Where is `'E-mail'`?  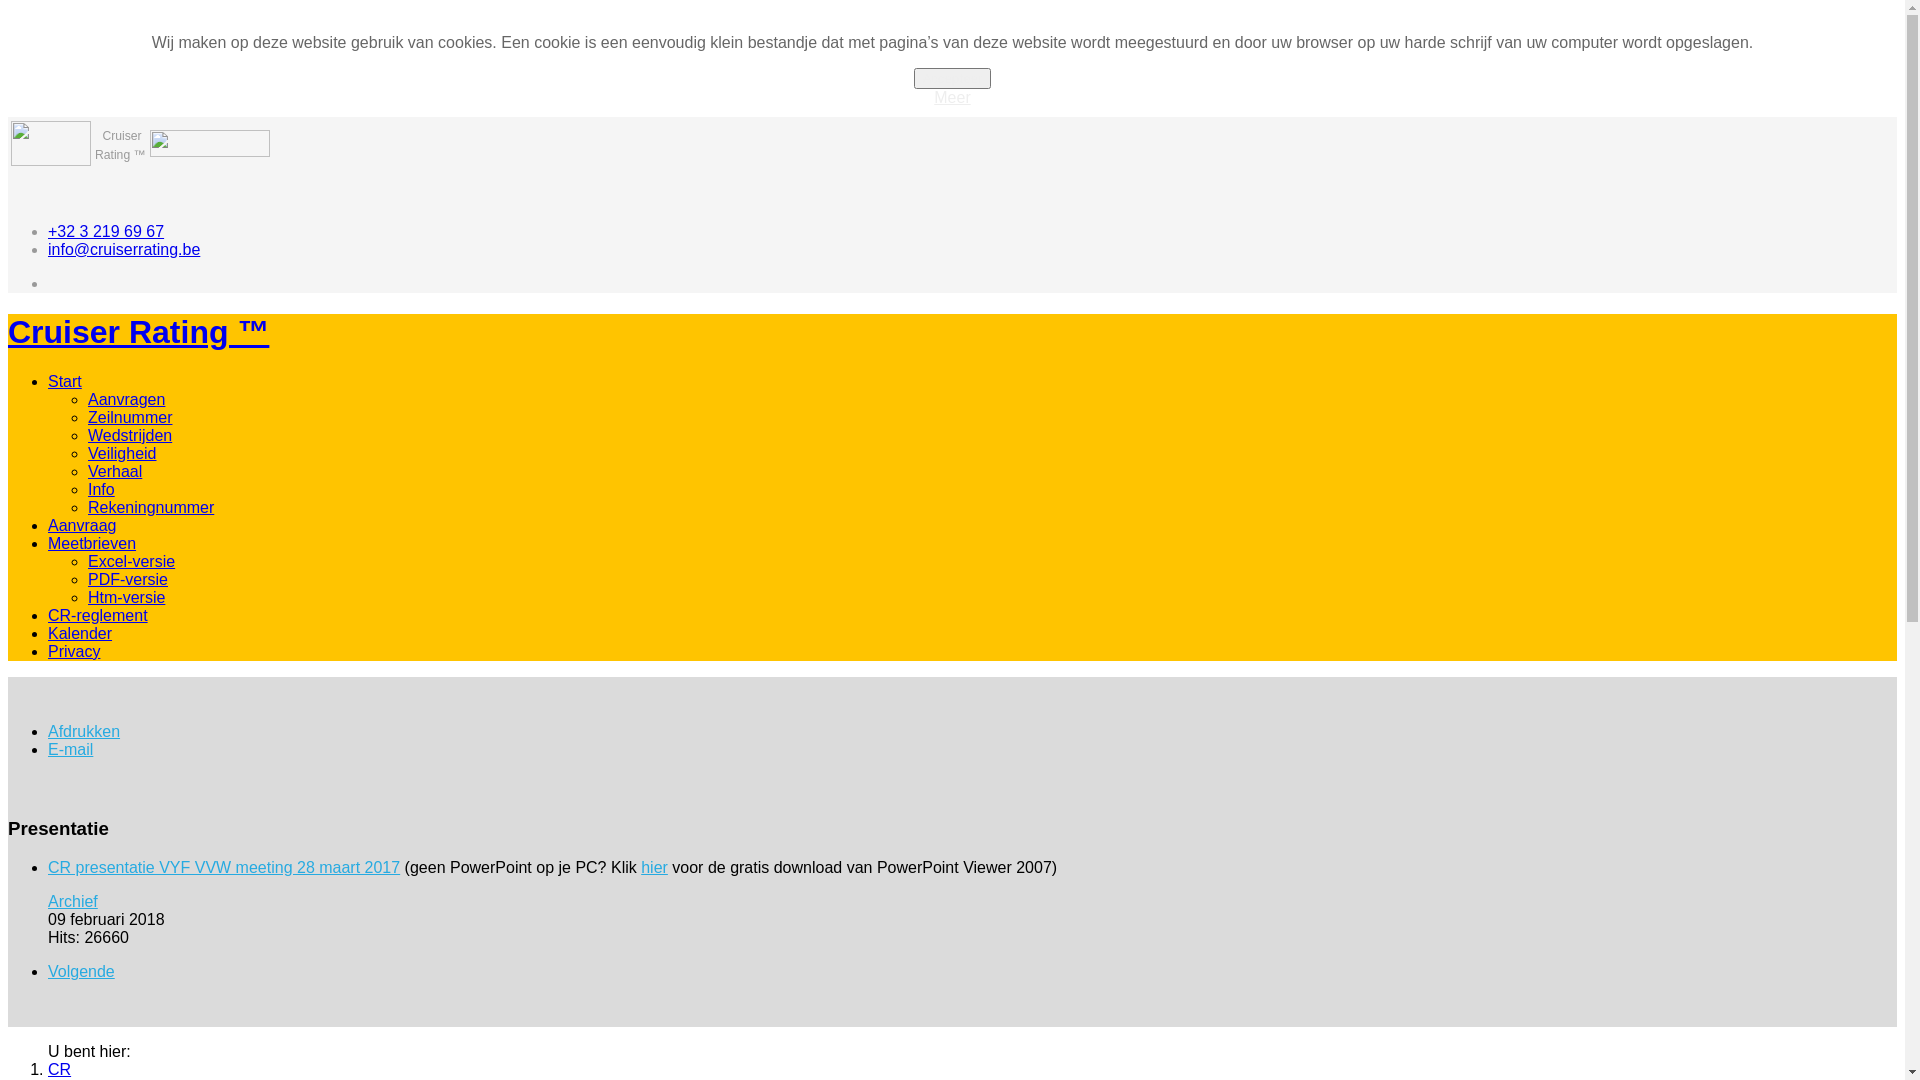 'E-mail' is located at coordinates (48, 749).